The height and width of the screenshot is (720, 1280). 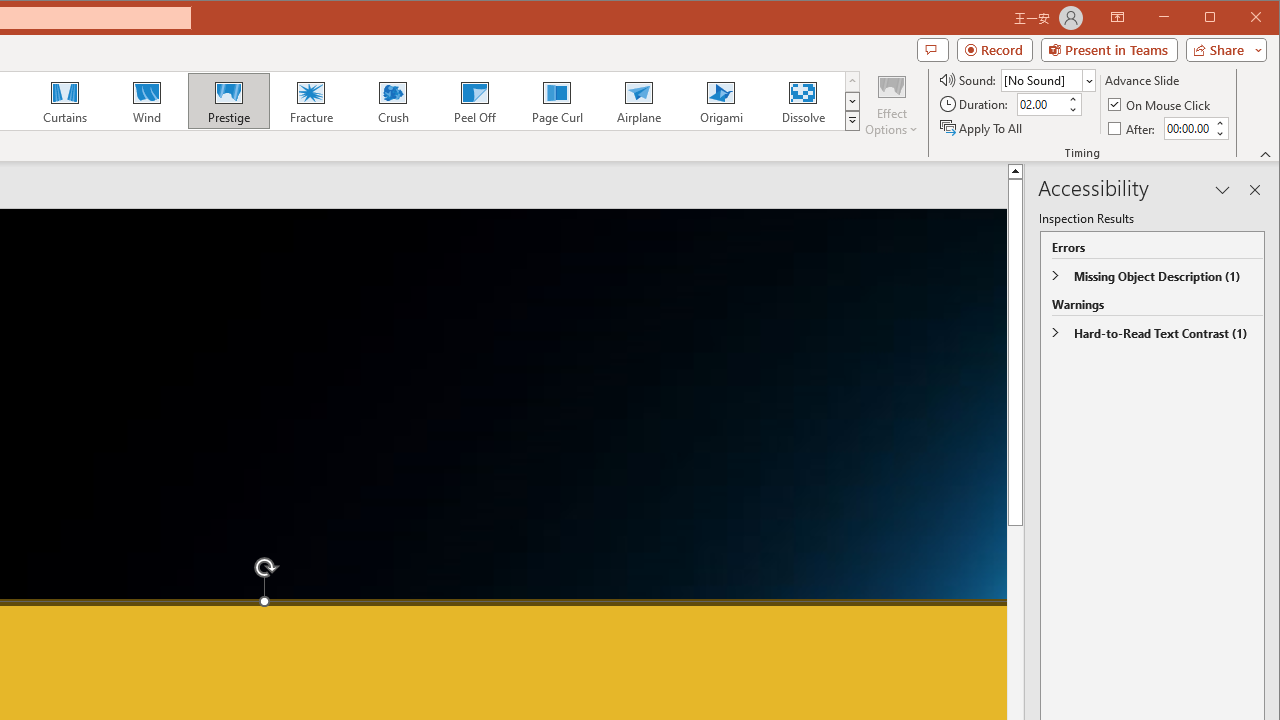 What do you see at coordinates (637, 100) in the screenshot?
I see `'Airplane'` at bounding box center [637, 100].